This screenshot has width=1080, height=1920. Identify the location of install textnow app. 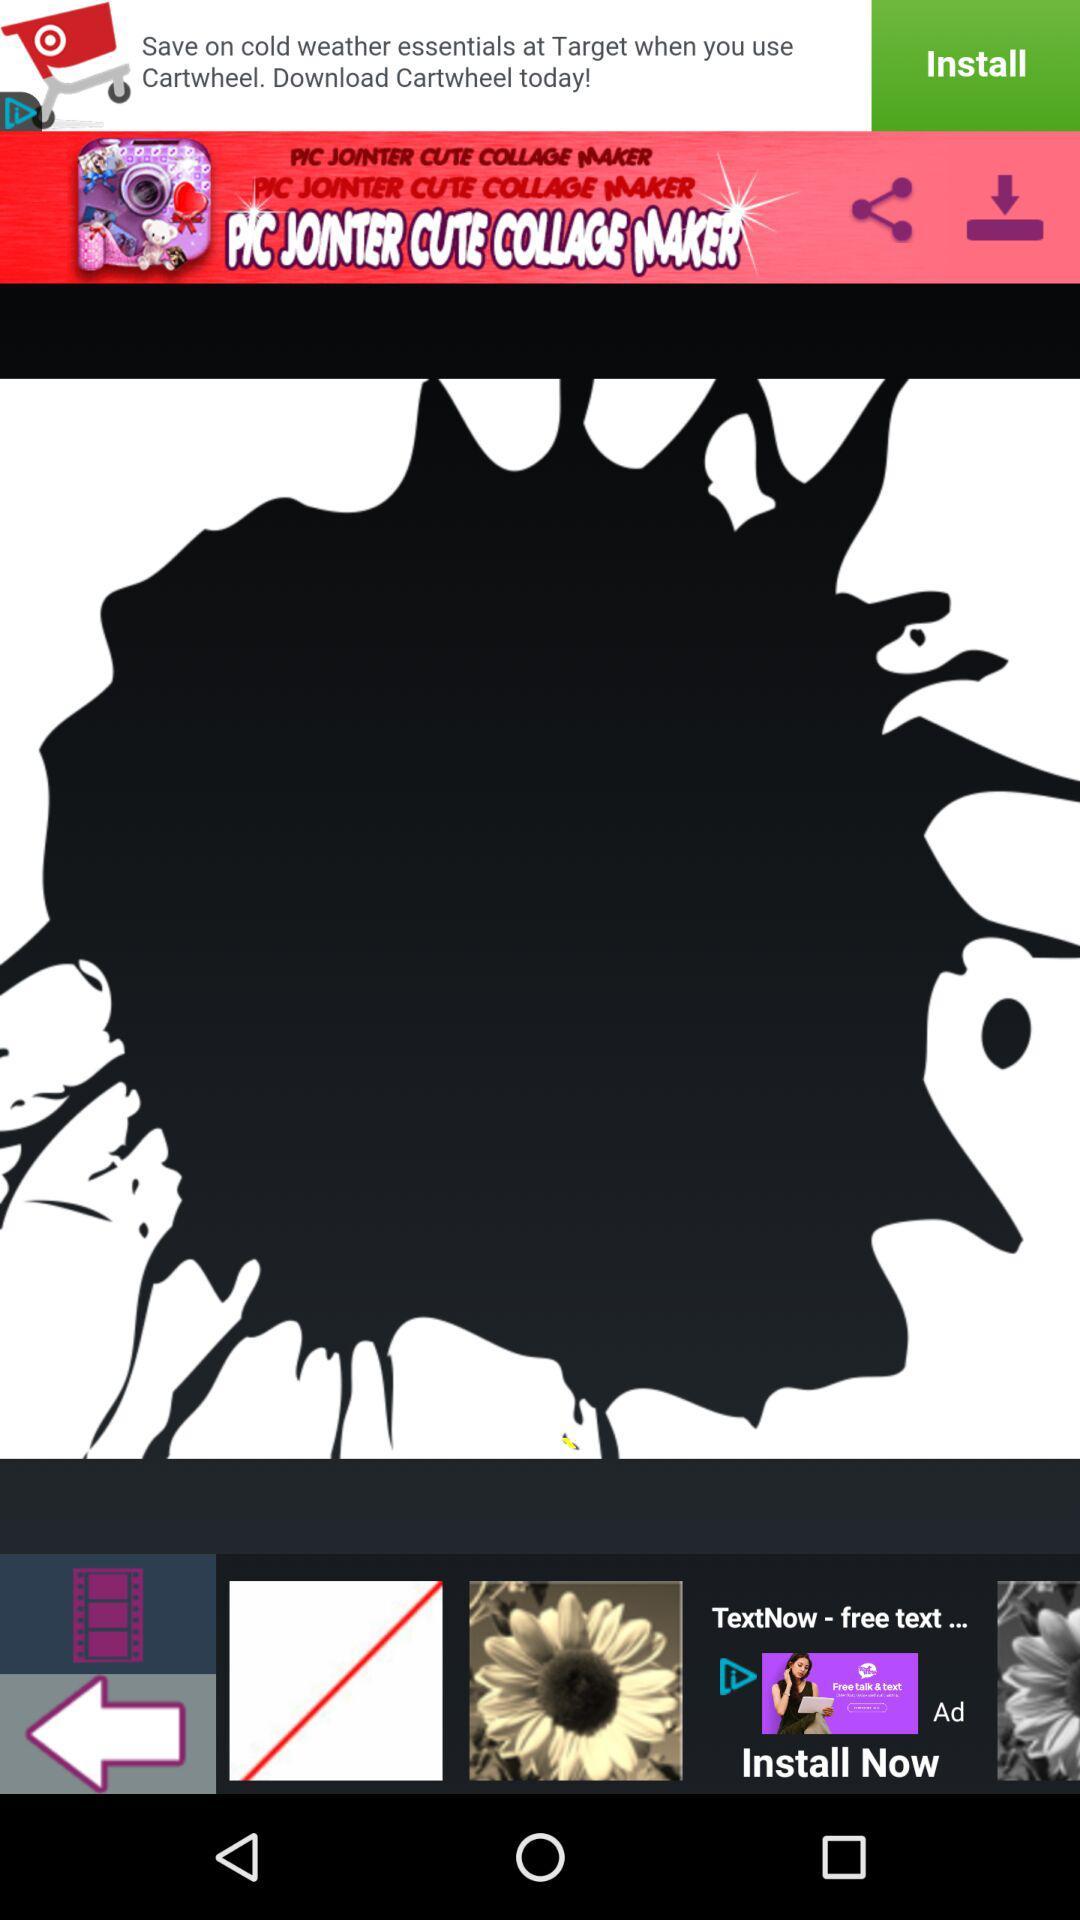
(840, 1692).